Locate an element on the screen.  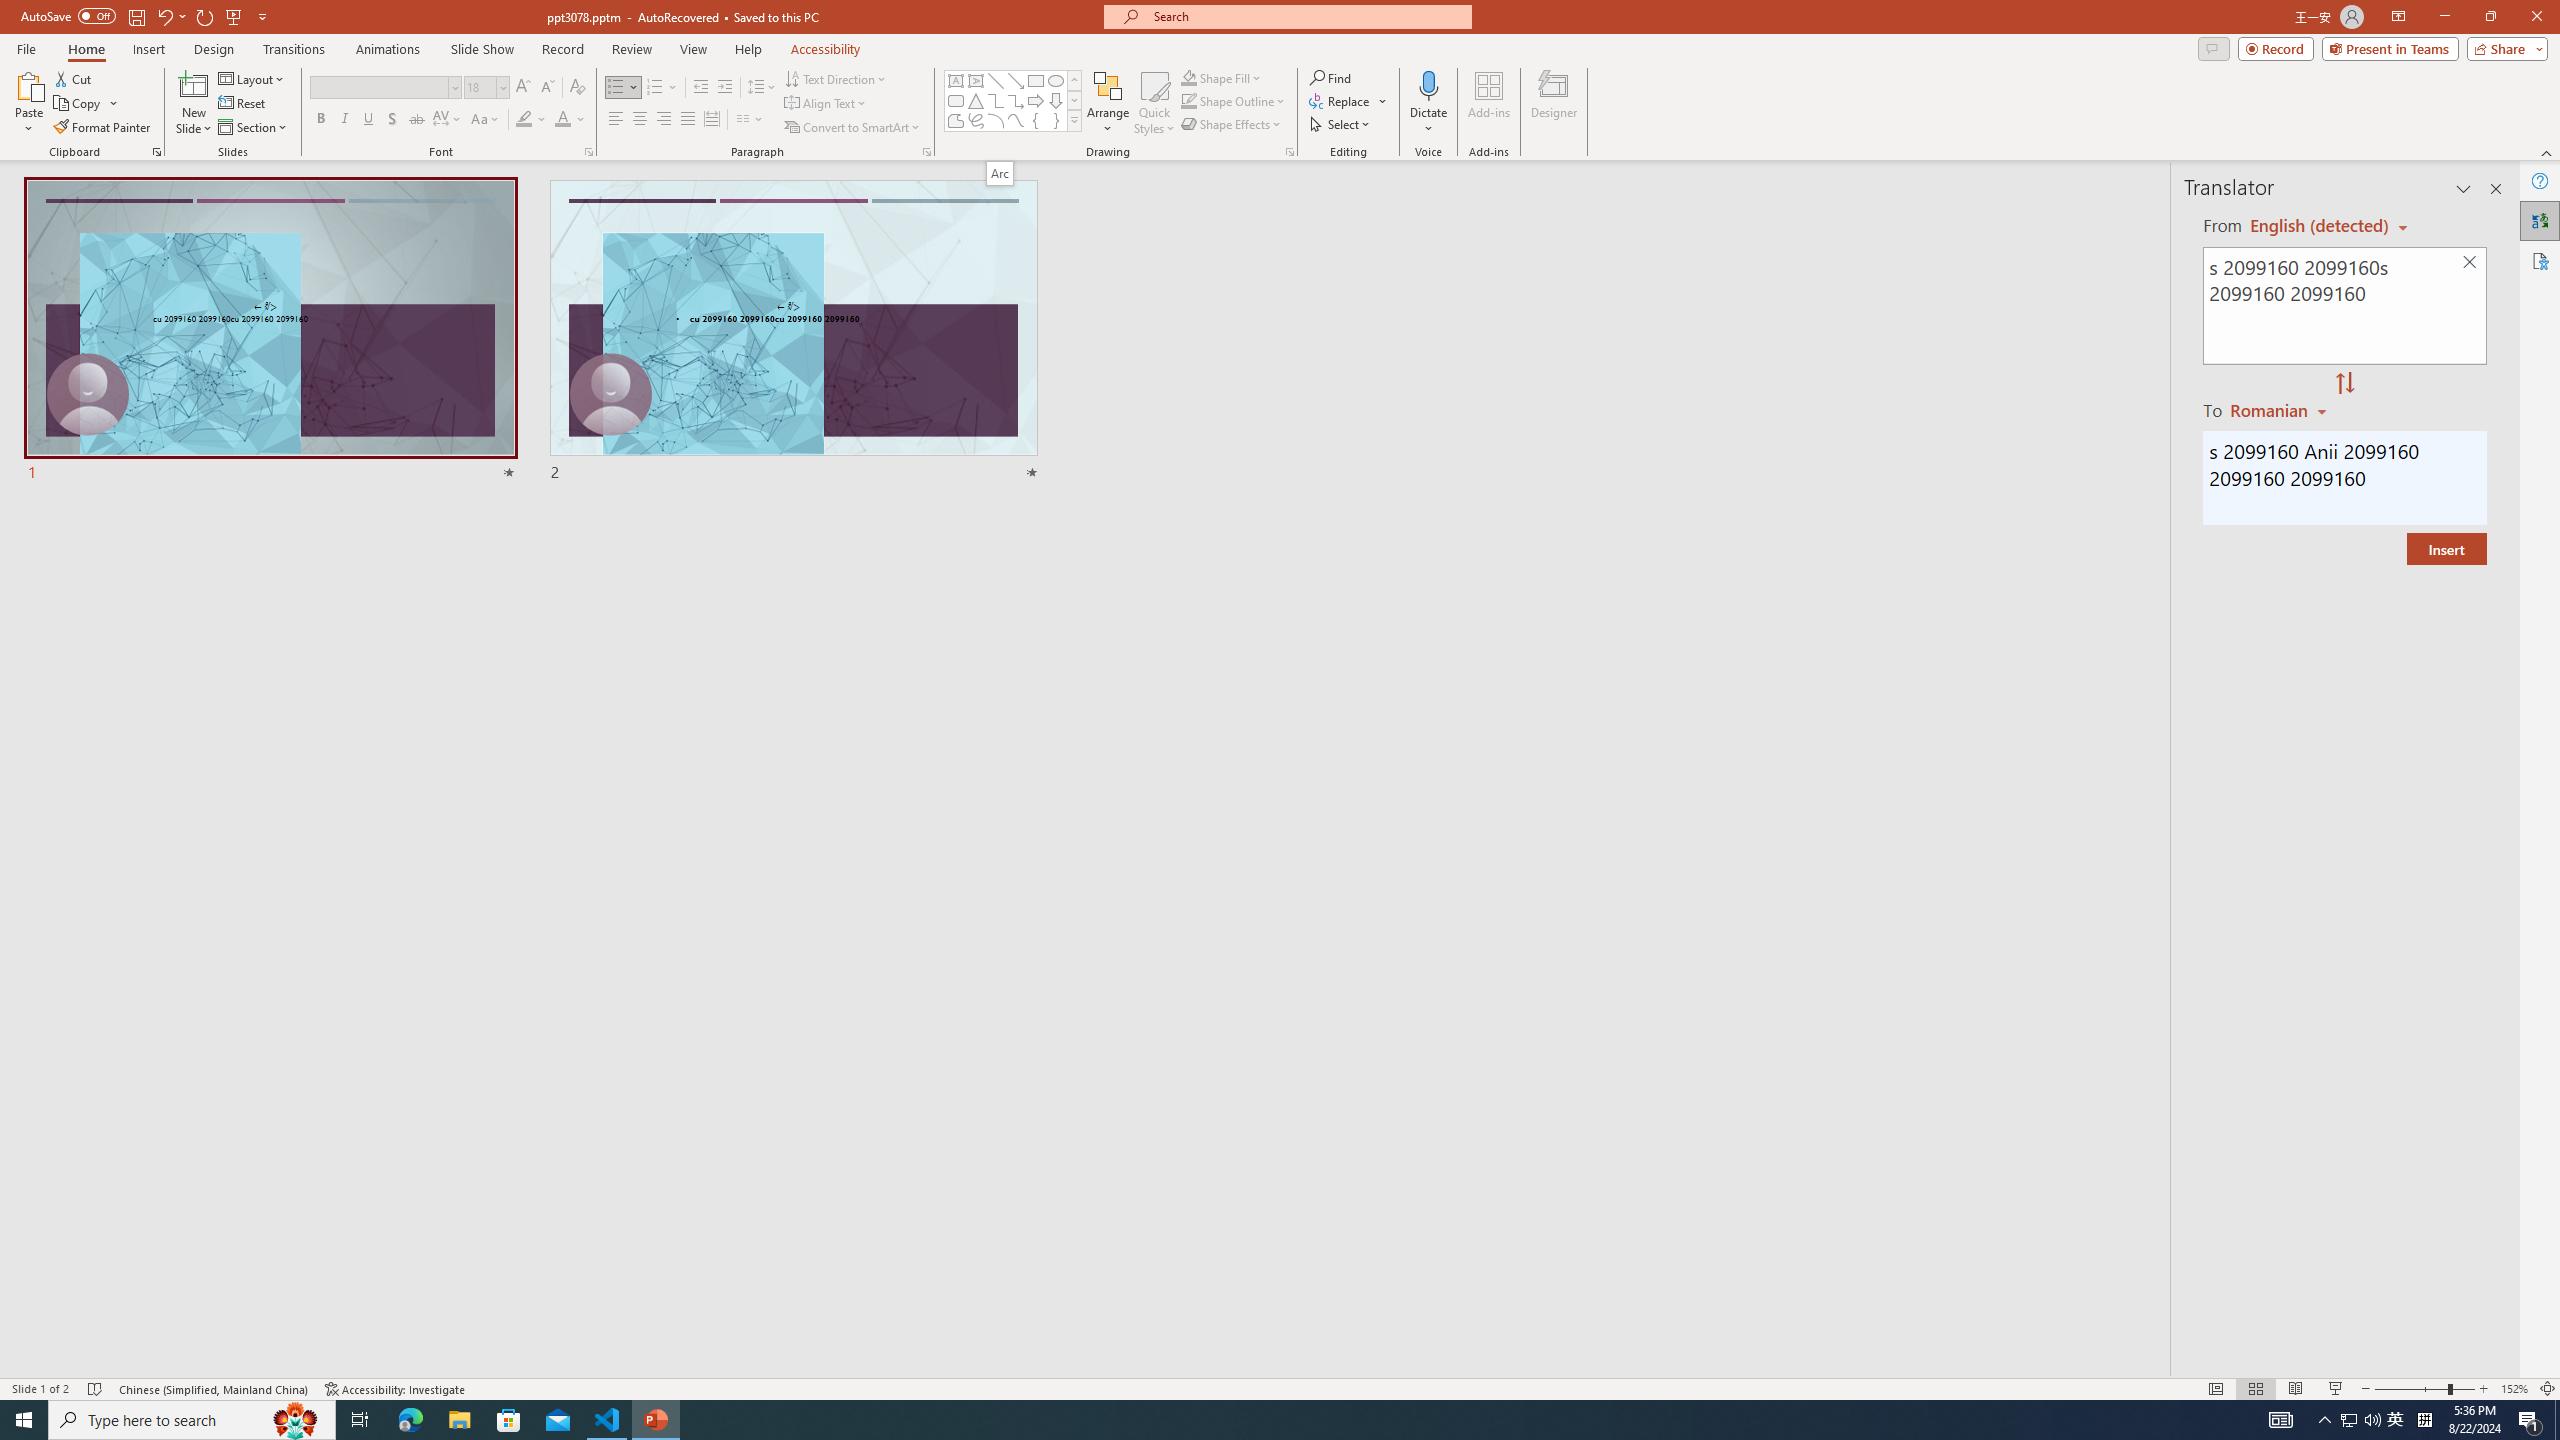
'Center' is located at coordinates (640, 118).